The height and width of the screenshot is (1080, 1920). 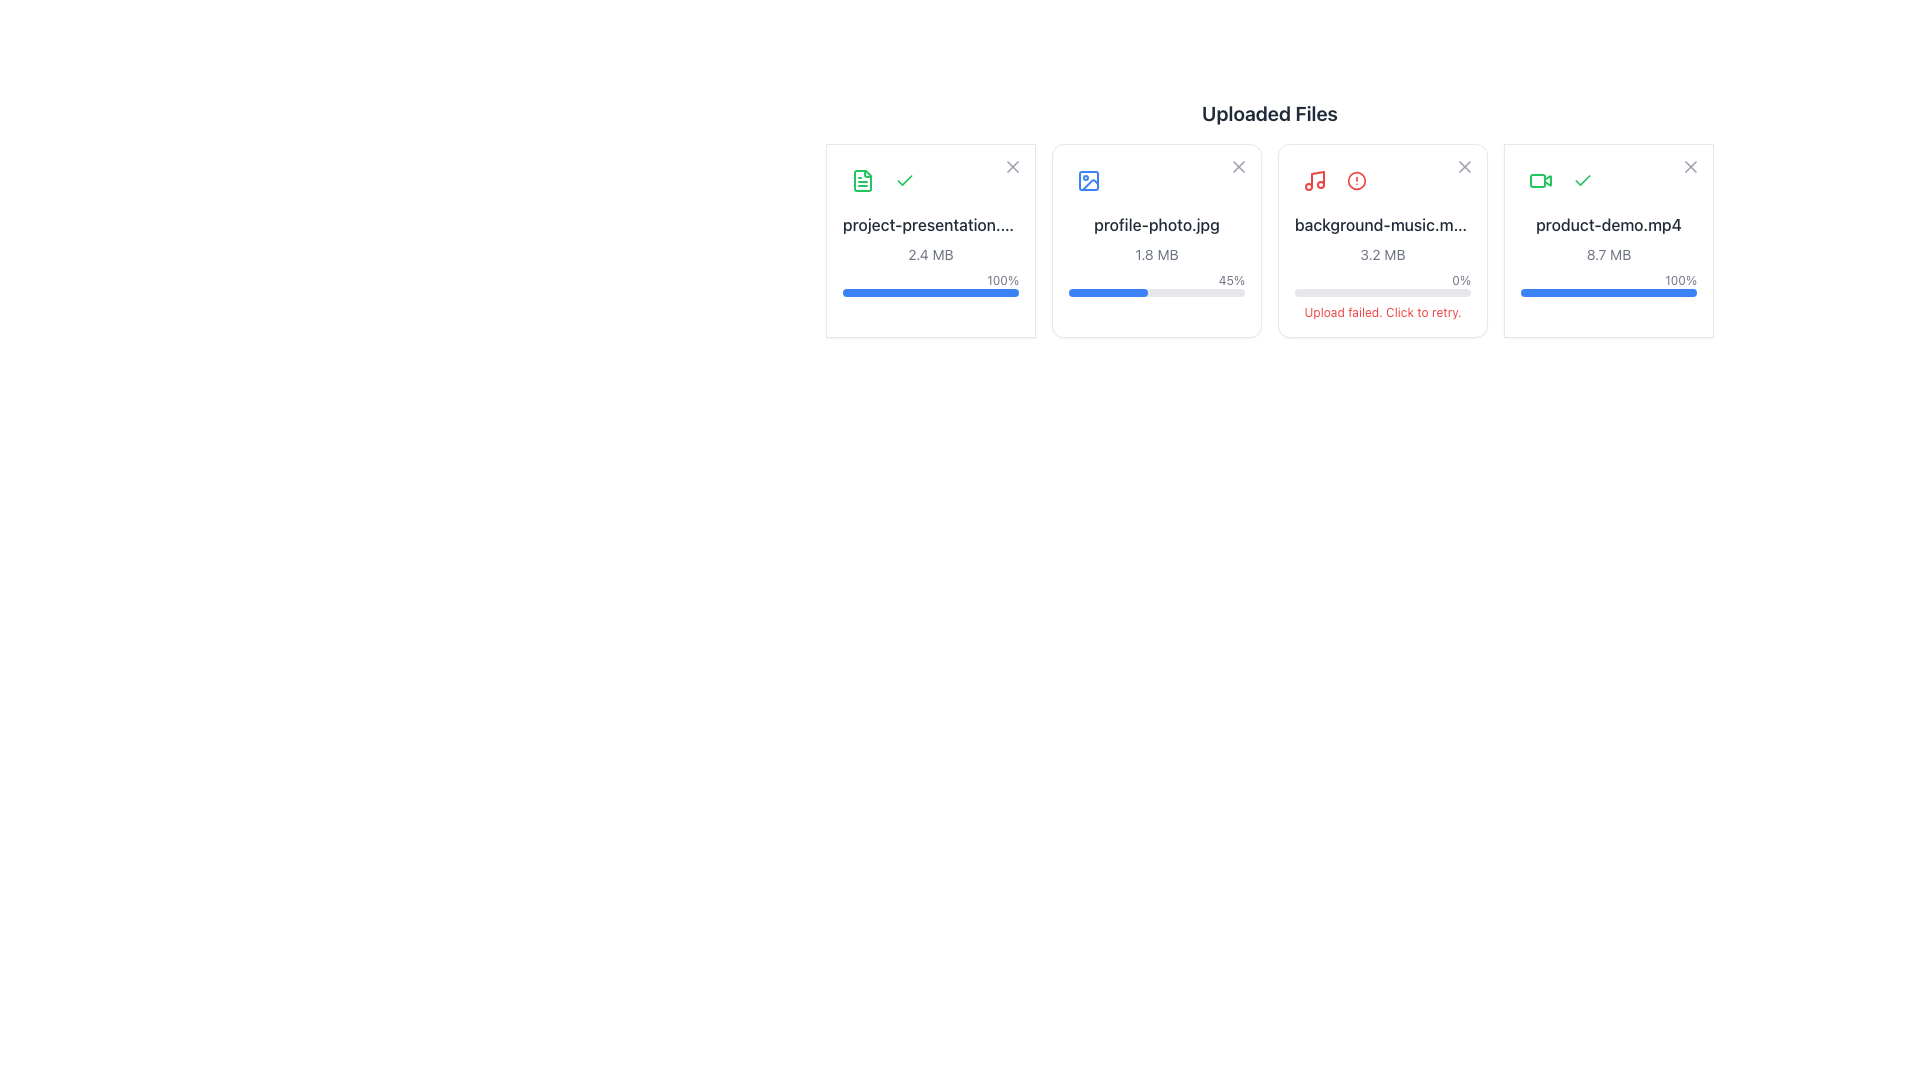 What do you see at coordinates (1083, 293) in the screenshot?
I see `the upload progress for 'profile-photo.jpg'` at bounding box center [1083, 293].